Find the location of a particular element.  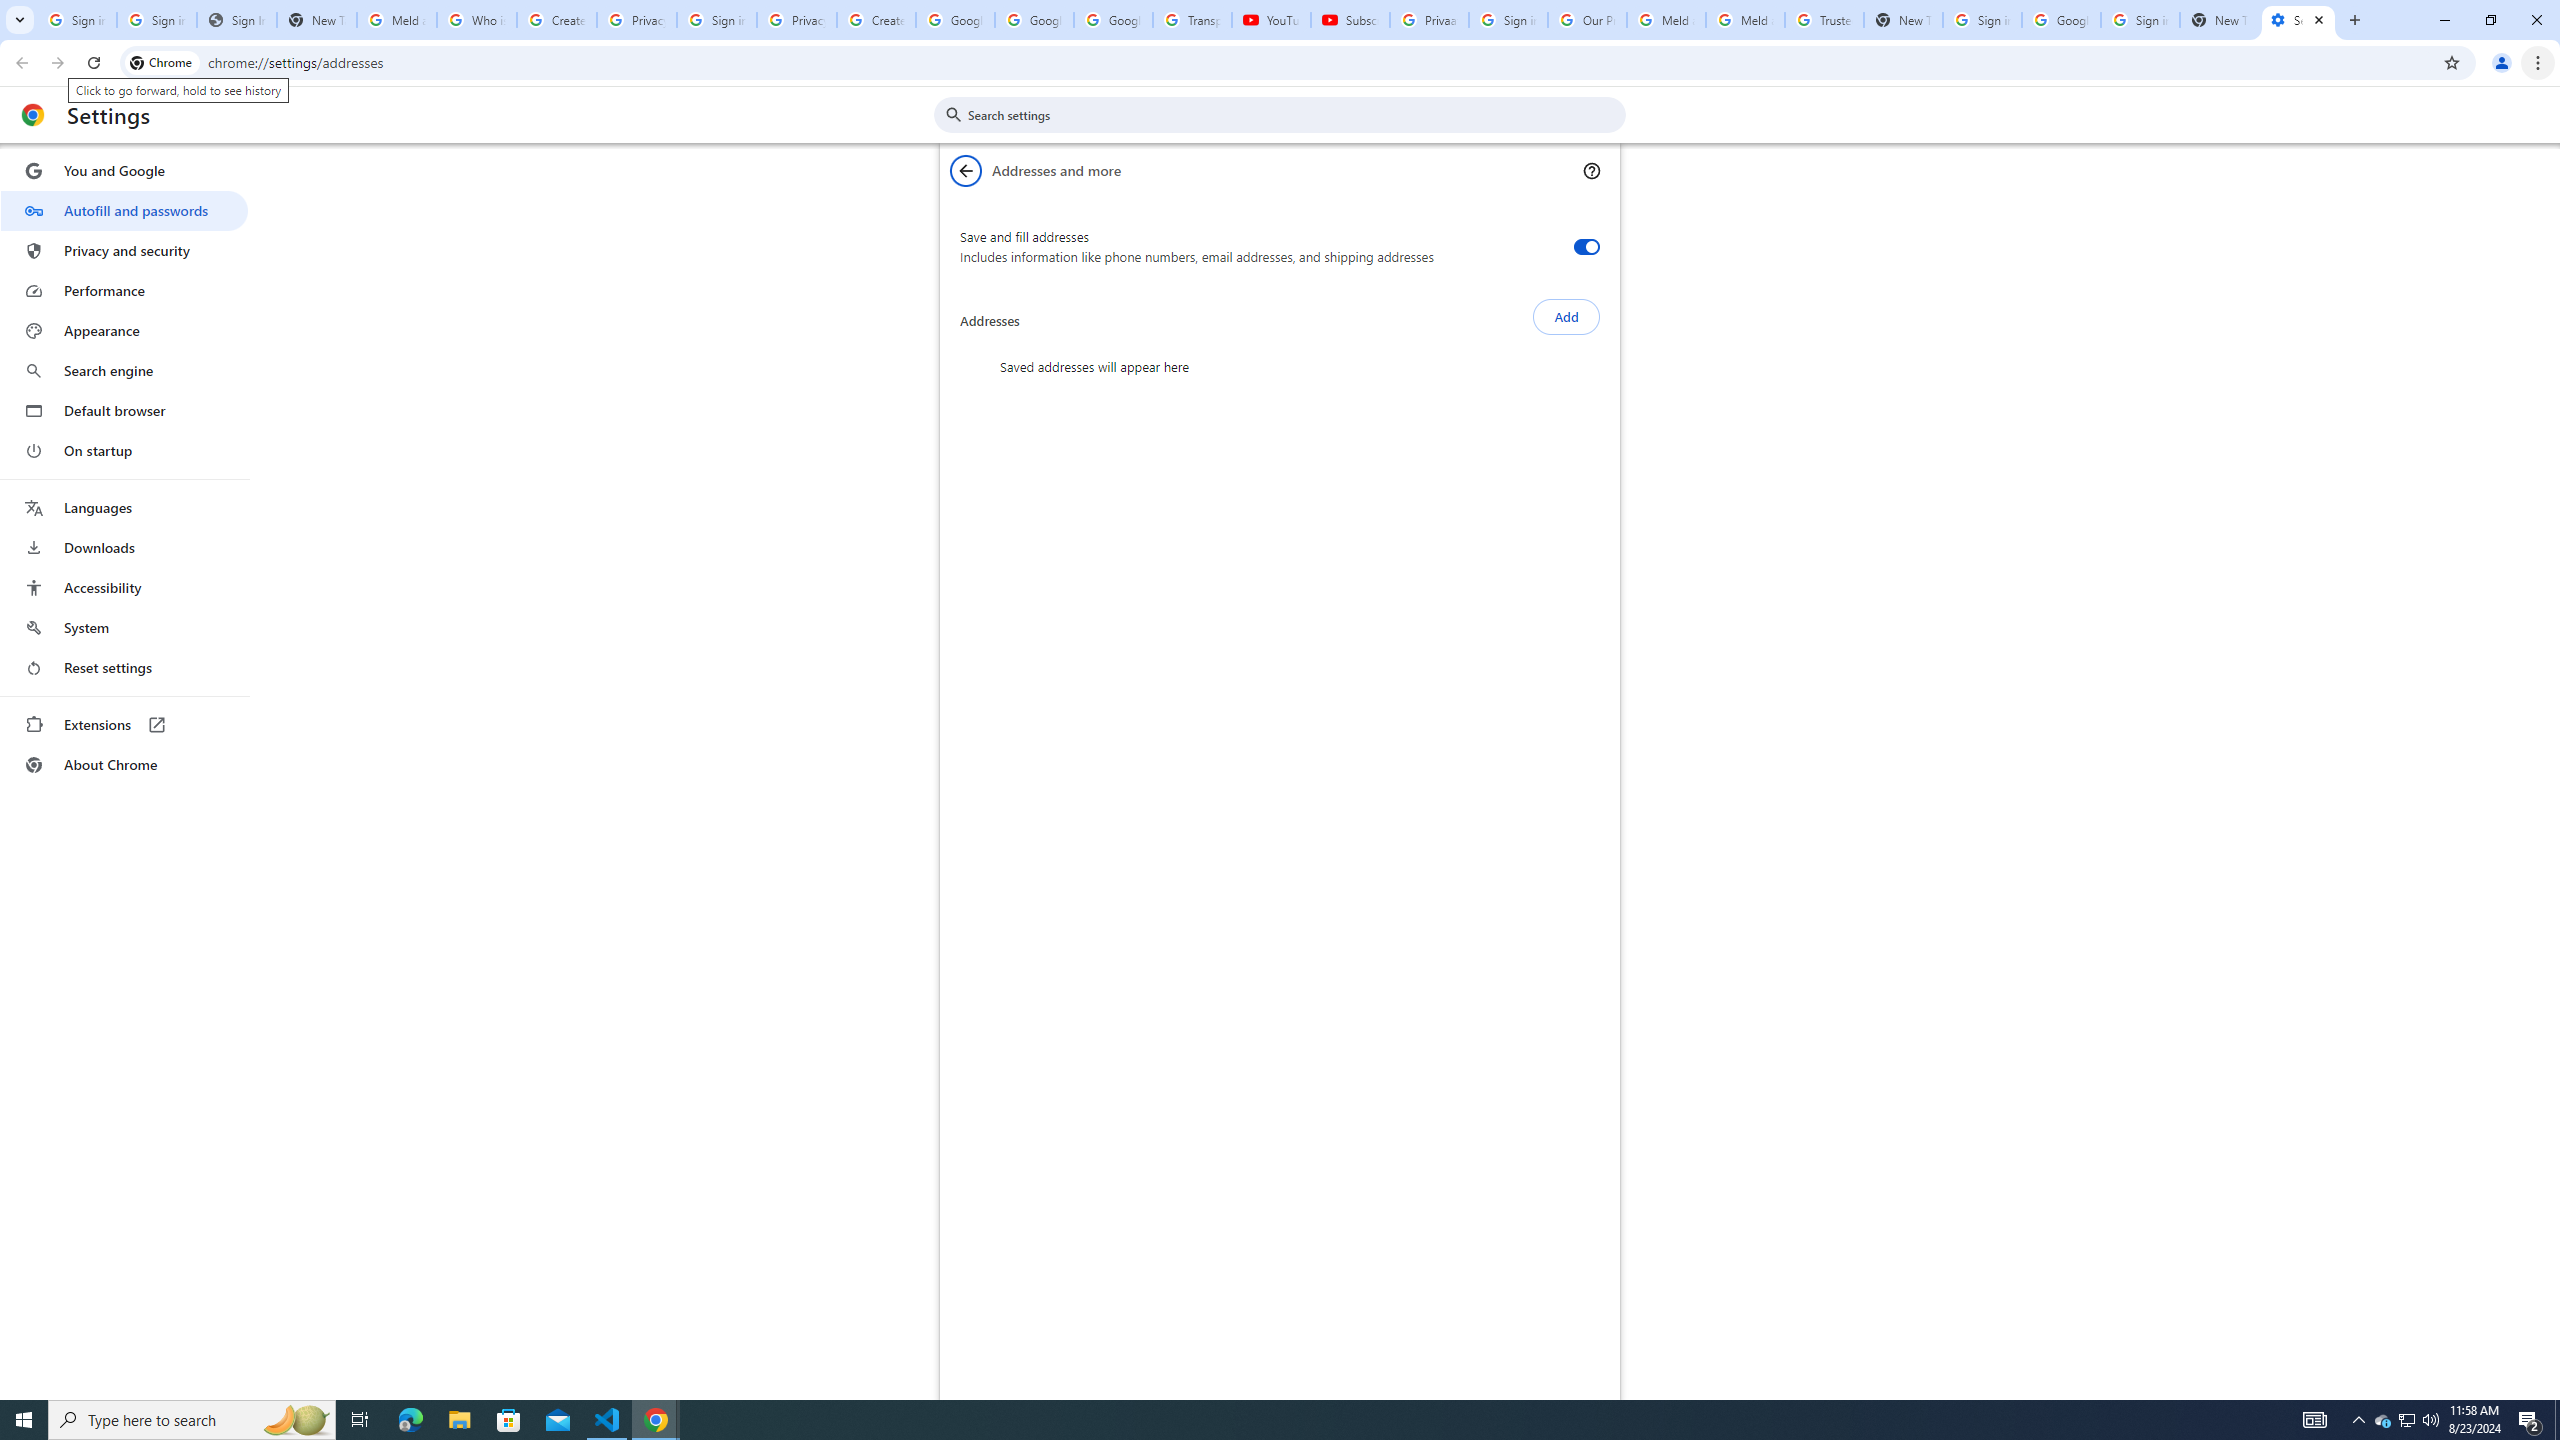

'You and Google' is located at coordinates (123, 171).